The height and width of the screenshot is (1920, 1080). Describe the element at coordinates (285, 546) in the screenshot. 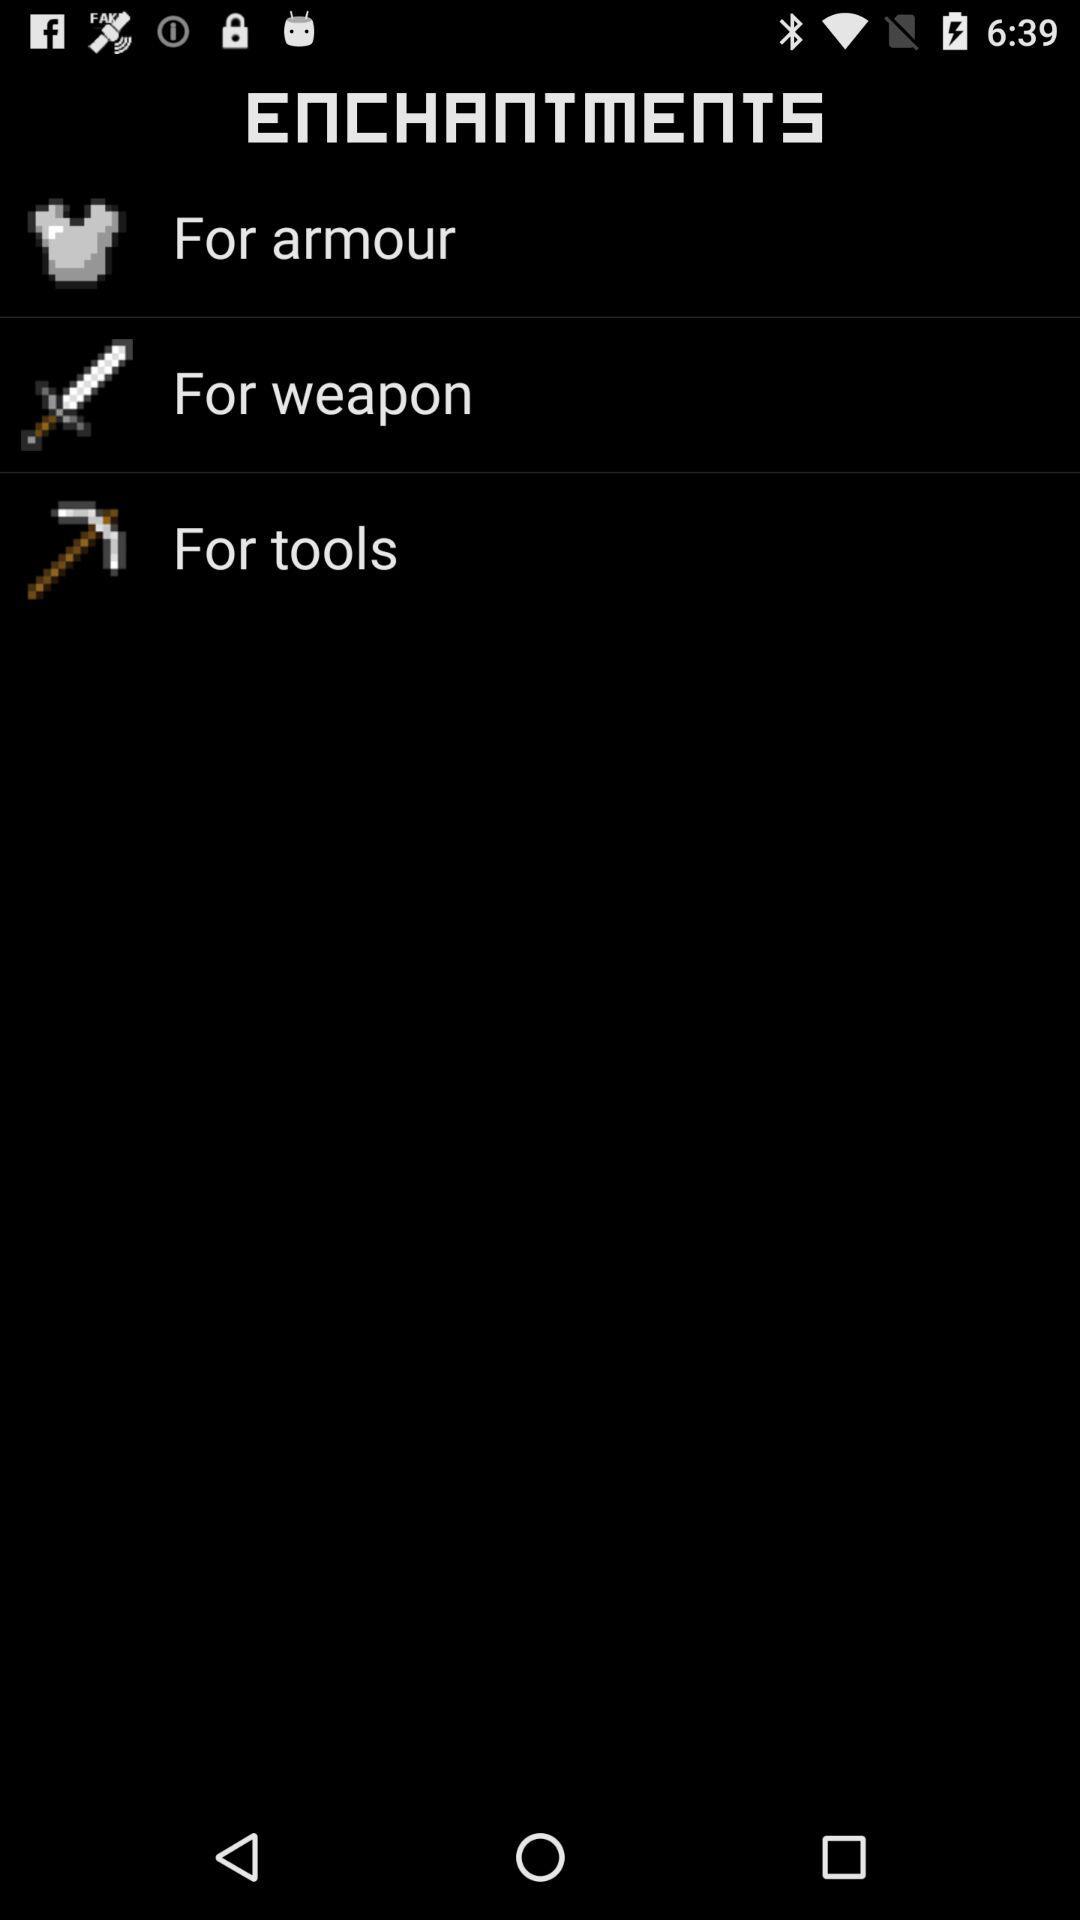

I see `app below for weapon` at that location.